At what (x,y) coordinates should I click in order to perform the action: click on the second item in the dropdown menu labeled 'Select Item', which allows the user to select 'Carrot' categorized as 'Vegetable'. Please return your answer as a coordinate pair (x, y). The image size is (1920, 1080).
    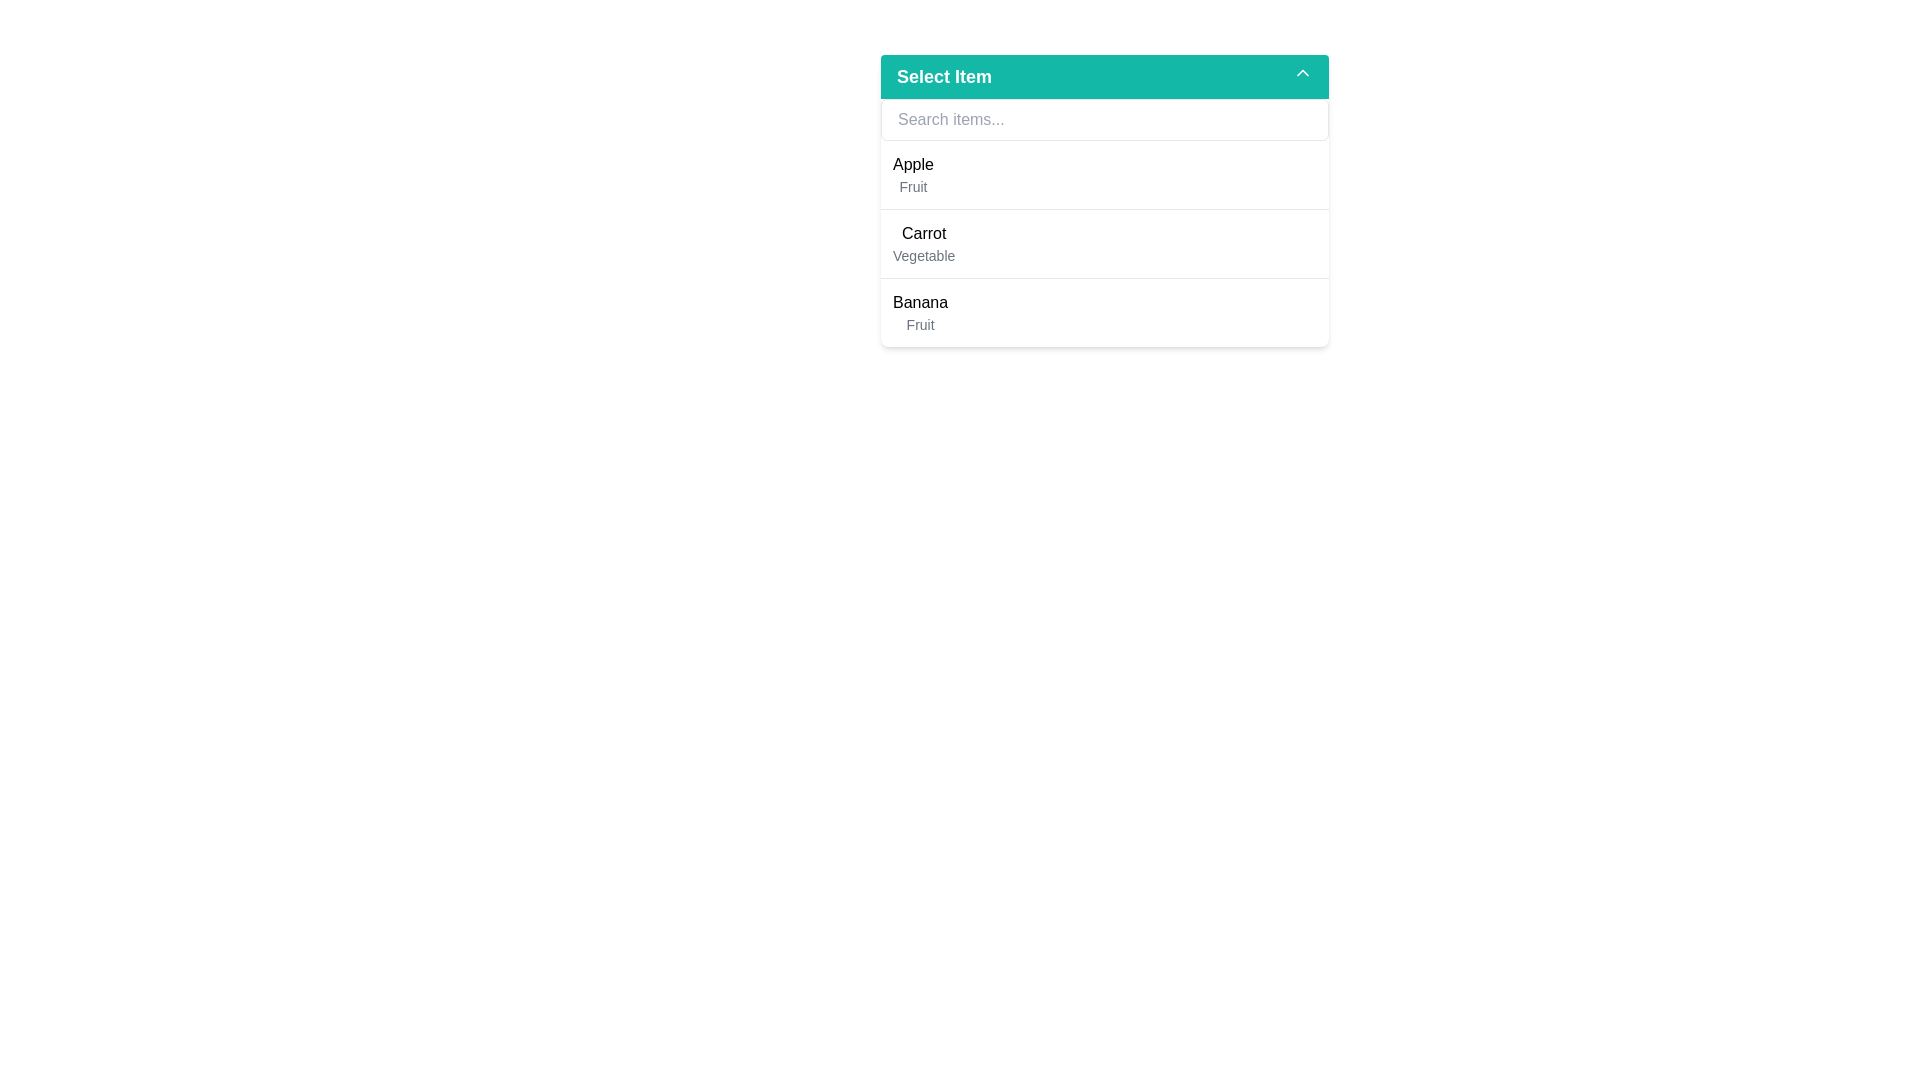
    Looking at the image, I should click on (1103, 223).